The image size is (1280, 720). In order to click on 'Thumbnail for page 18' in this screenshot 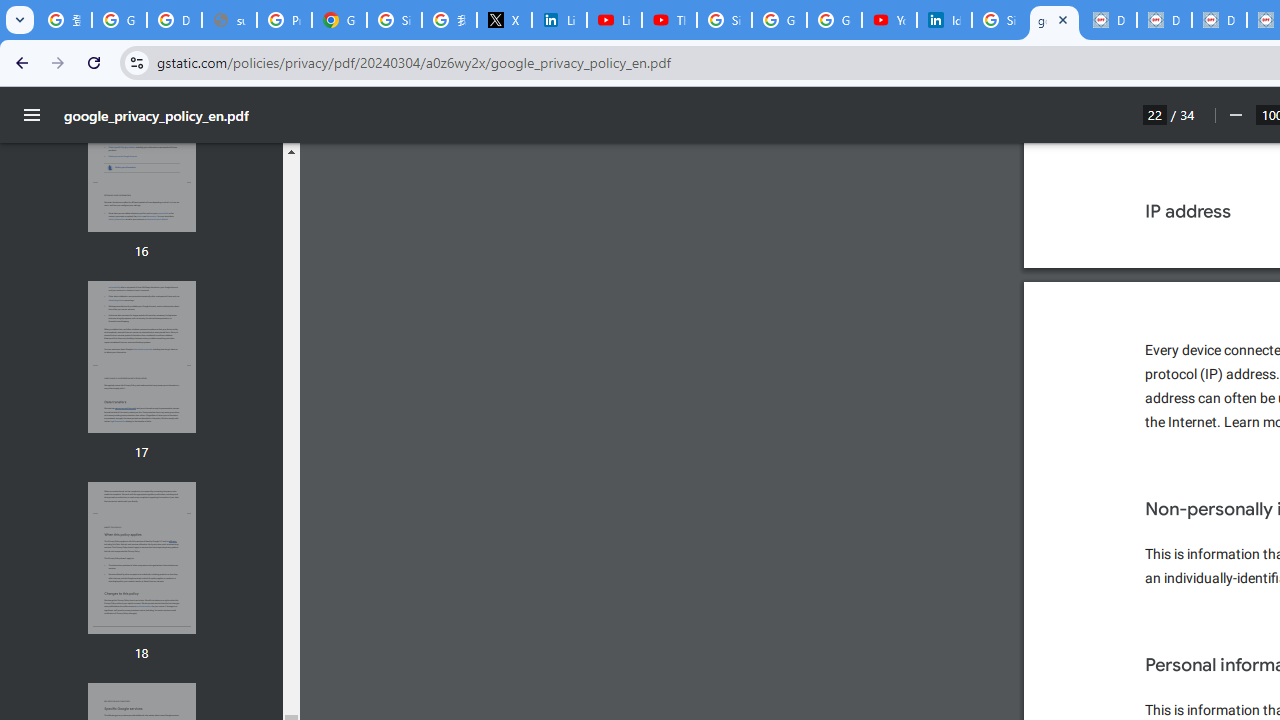, I will do `click(140, 558)`.